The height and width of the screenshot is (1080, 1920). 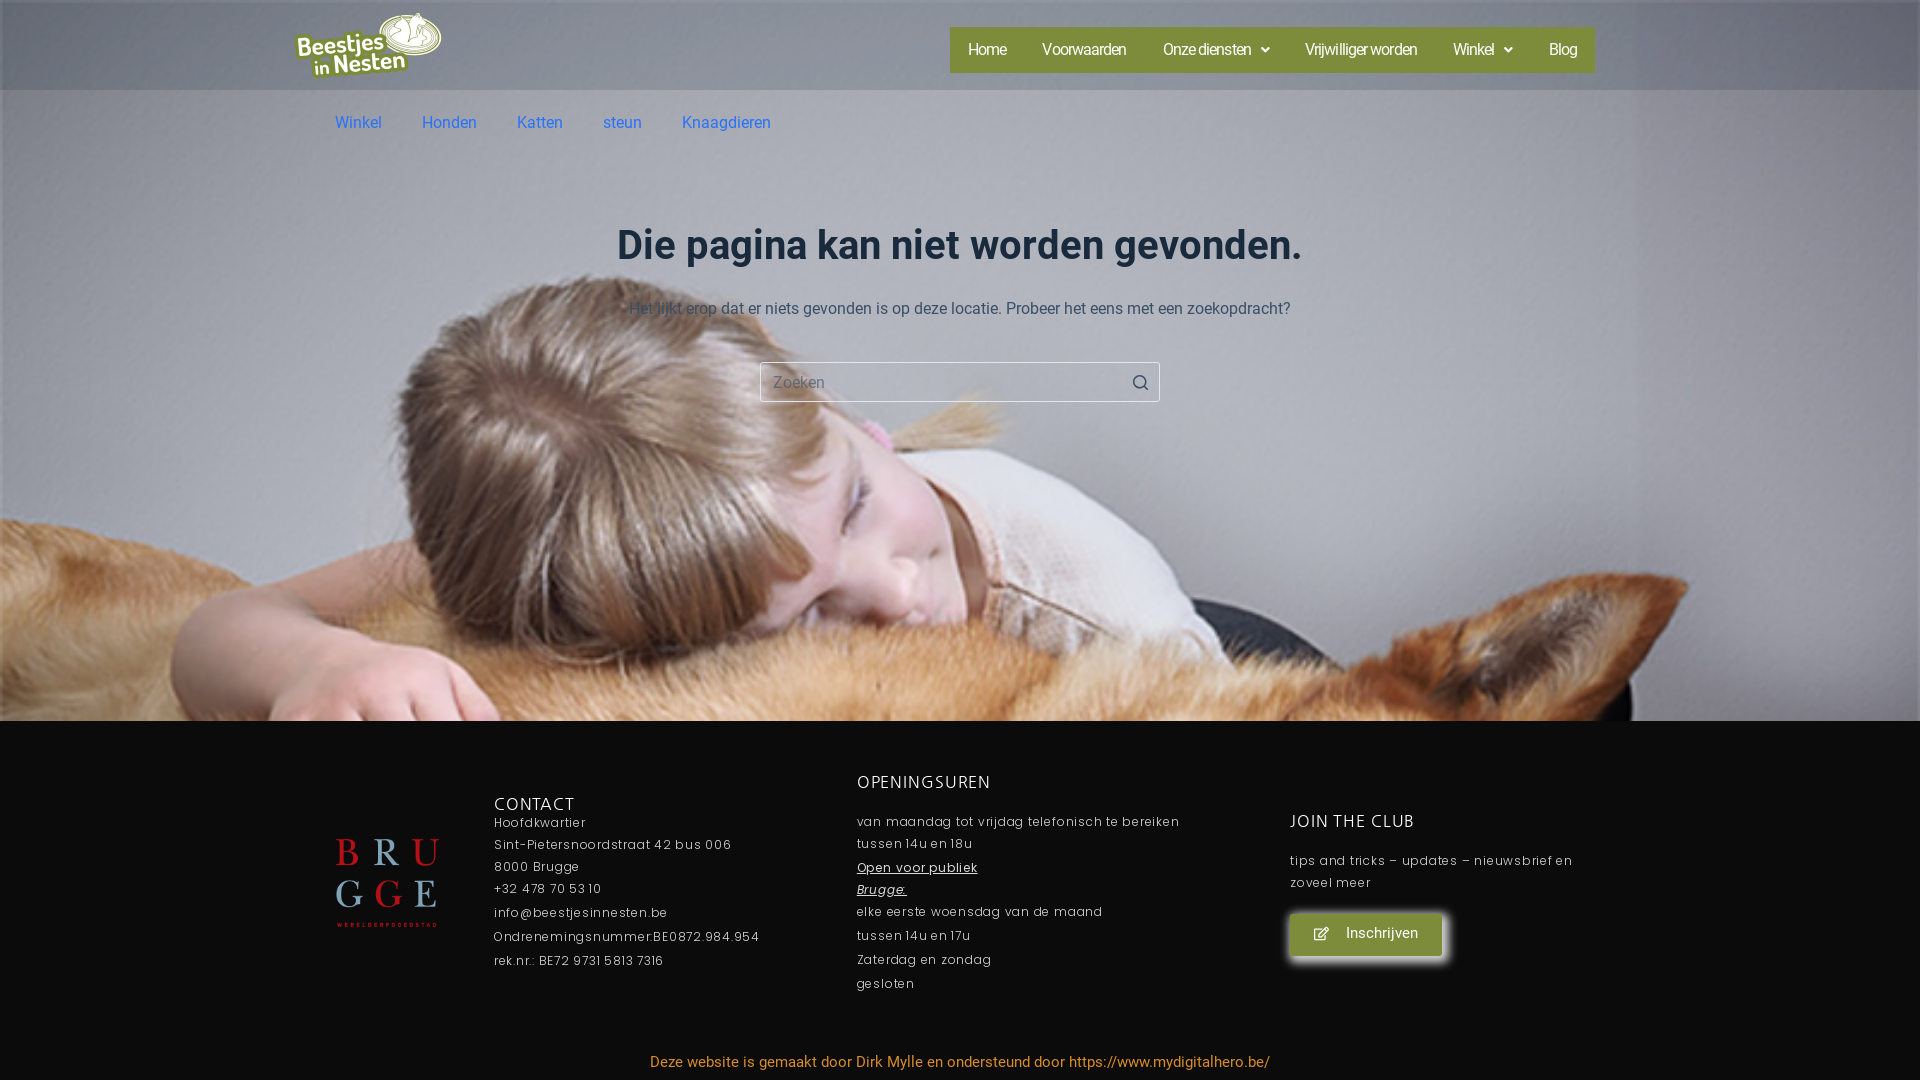 I want to click on 'Honden', so click(x=448, y=123).